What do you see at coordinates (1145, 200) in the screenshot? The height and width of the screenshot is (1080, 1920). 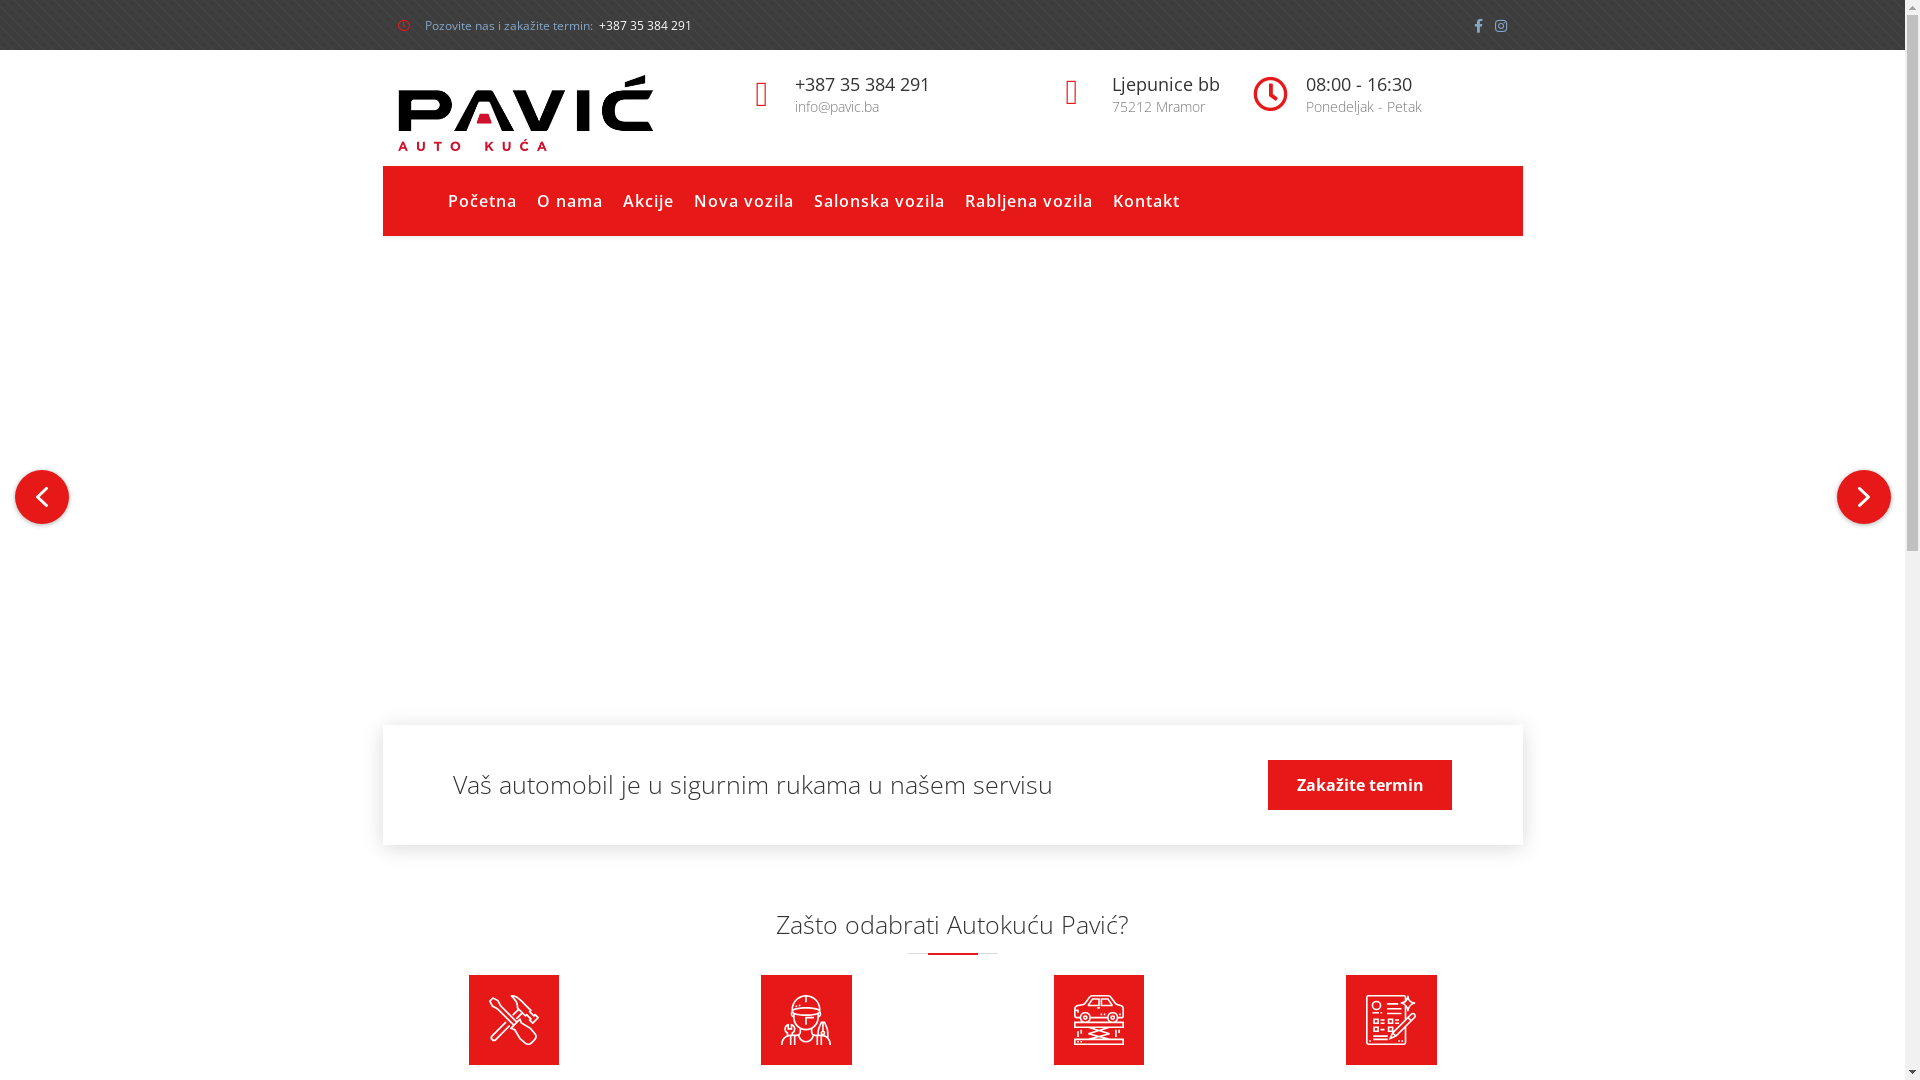 I see `'Kontakt'` at bounding box center [1145, 200].